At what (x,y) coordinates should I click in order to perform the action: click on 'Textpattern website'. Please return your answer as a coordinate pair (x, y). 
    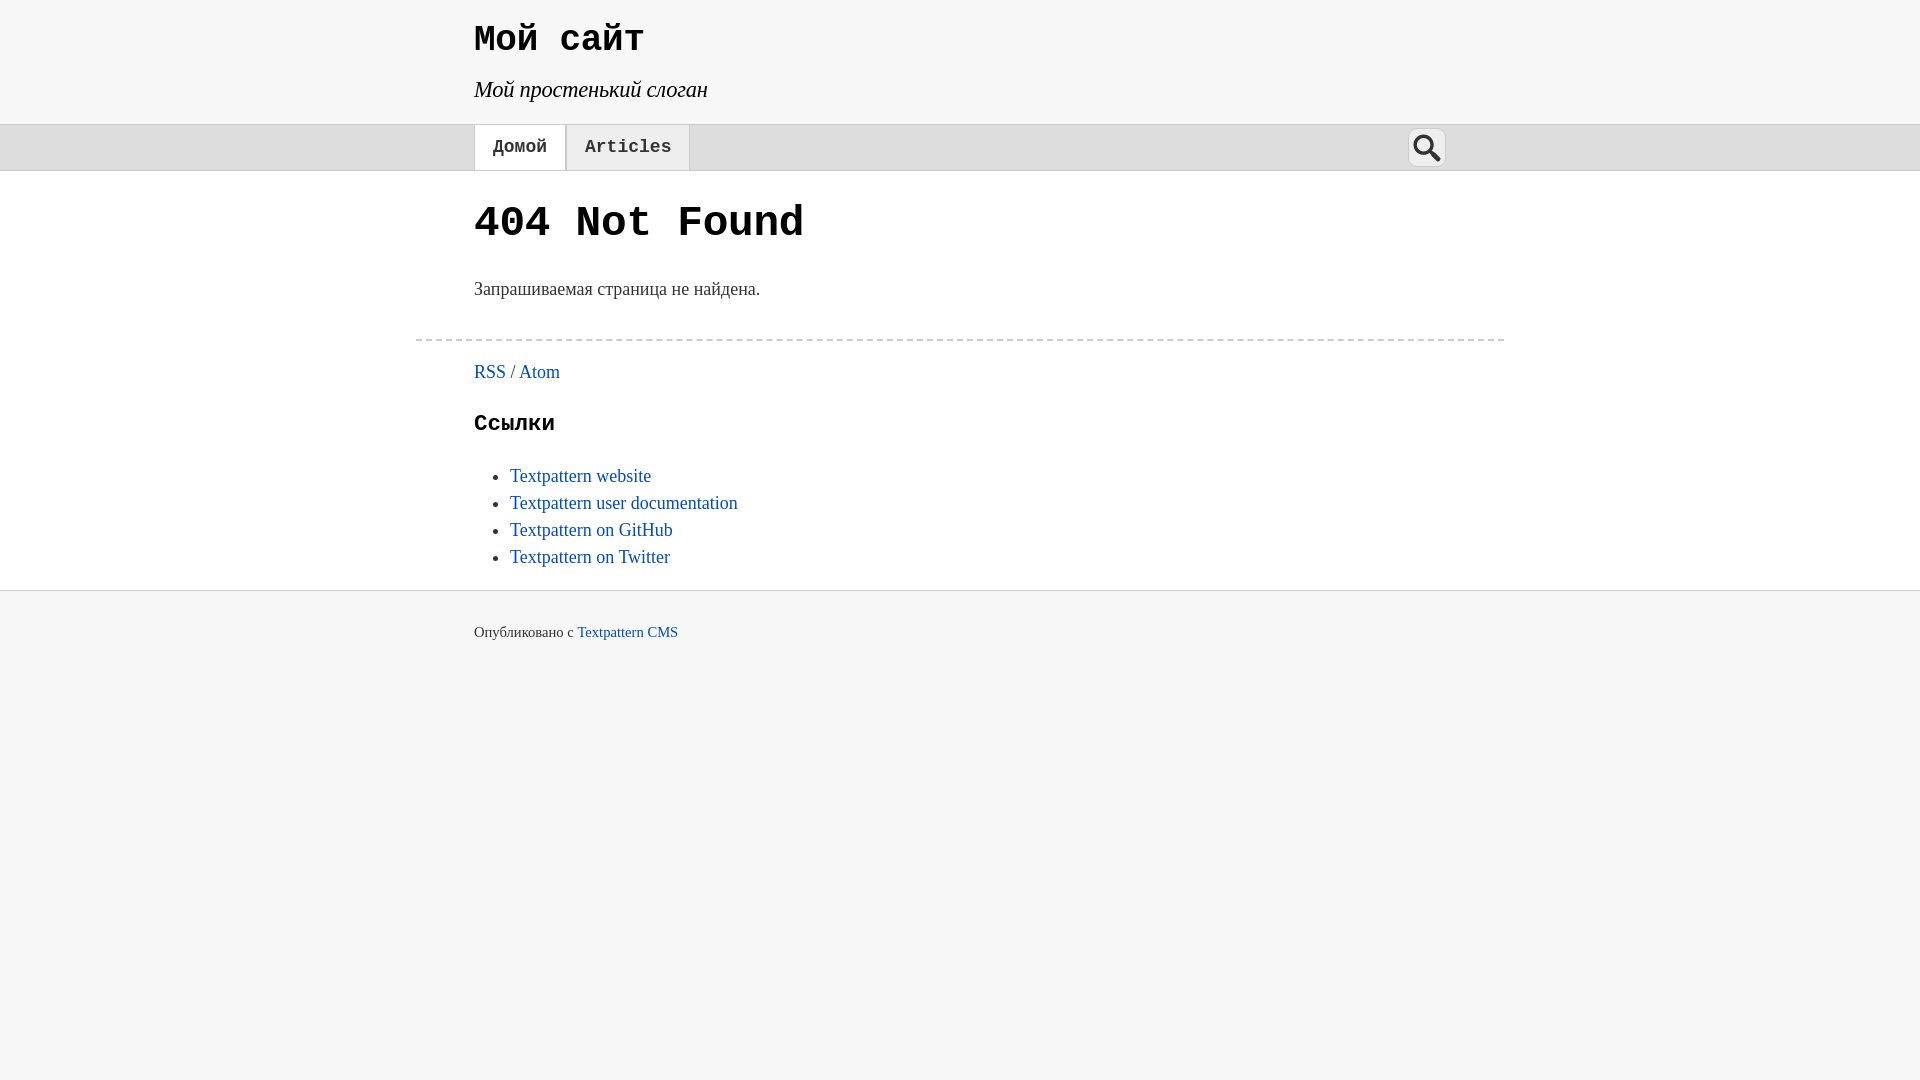
    Looking at the image, I should click on (579, 475).